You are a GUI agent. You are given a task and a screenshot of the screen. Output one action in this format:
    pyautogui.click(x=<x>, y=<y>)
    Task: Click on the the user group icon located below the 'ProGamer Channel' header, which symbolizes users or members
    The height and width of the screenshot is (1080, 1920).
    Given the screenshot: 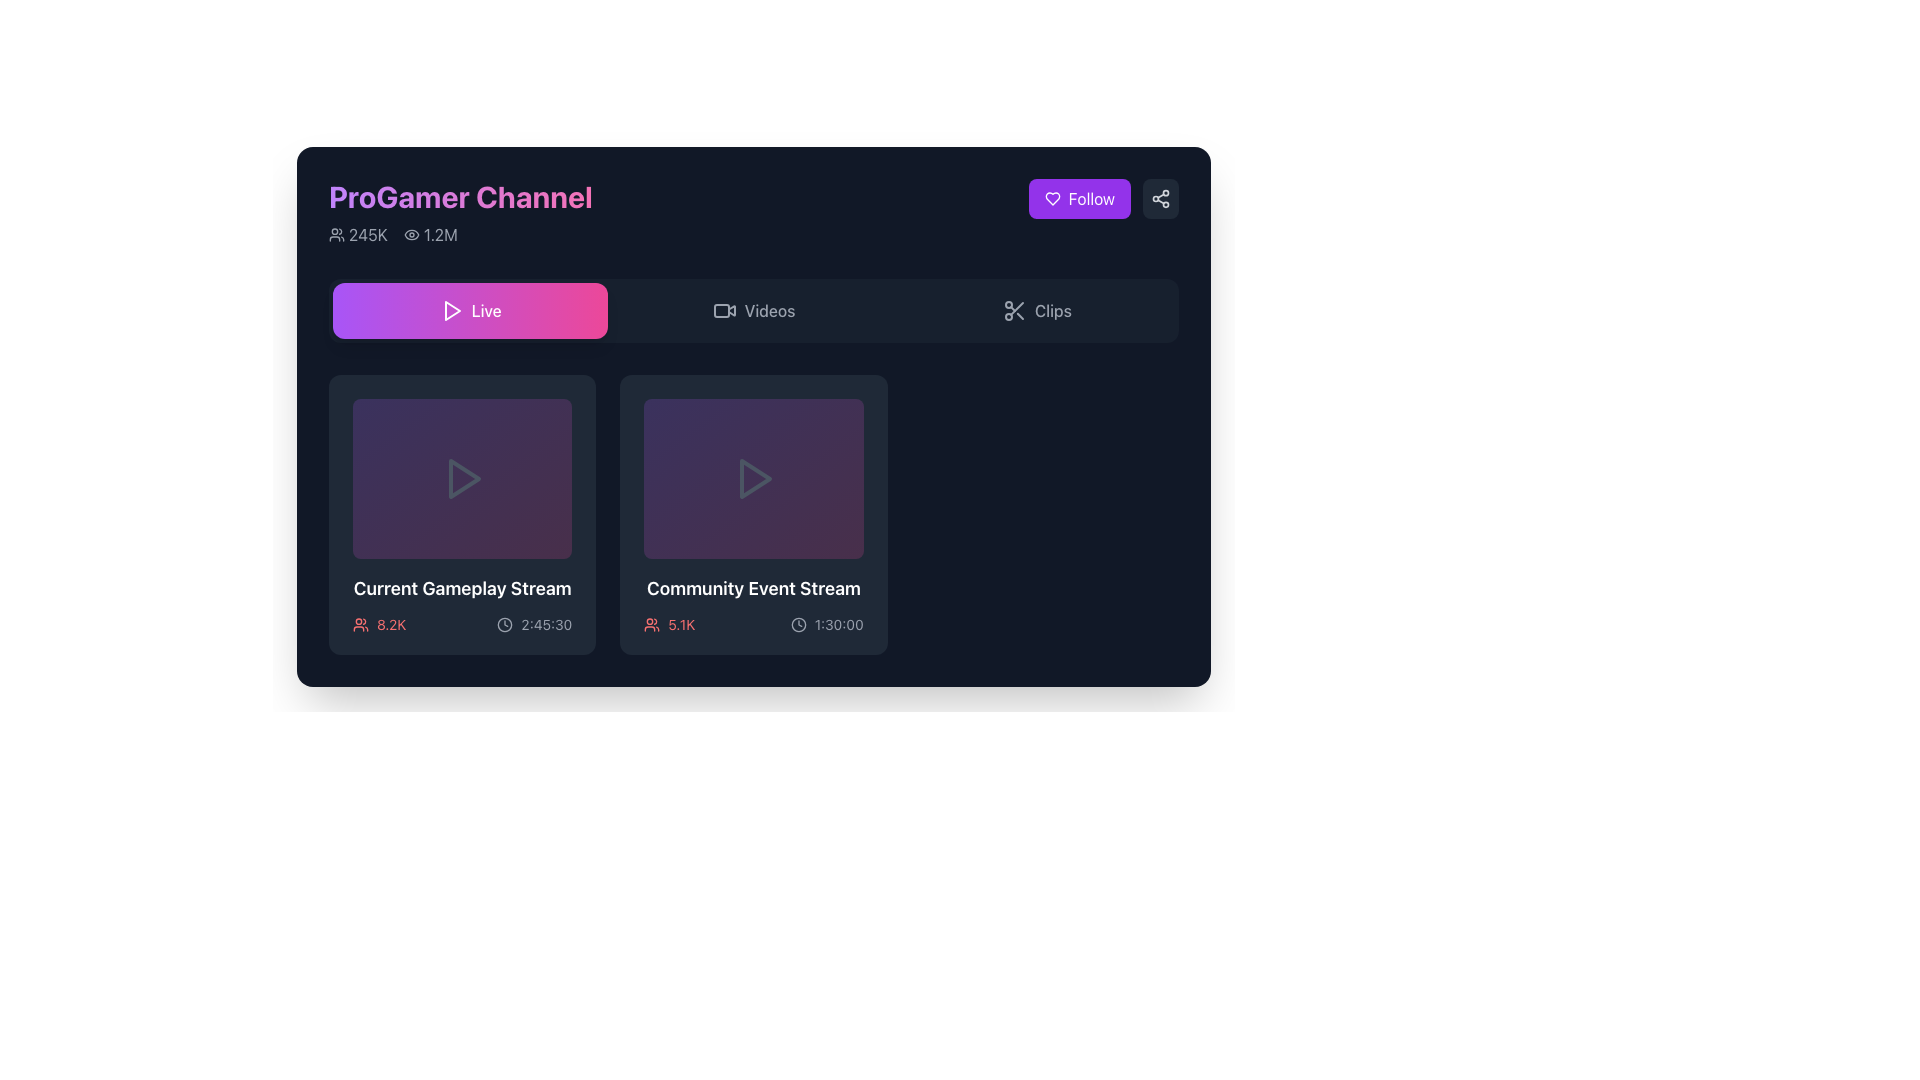 What is the action you would take?
    pyautogui.click(x=336, y=234)
    